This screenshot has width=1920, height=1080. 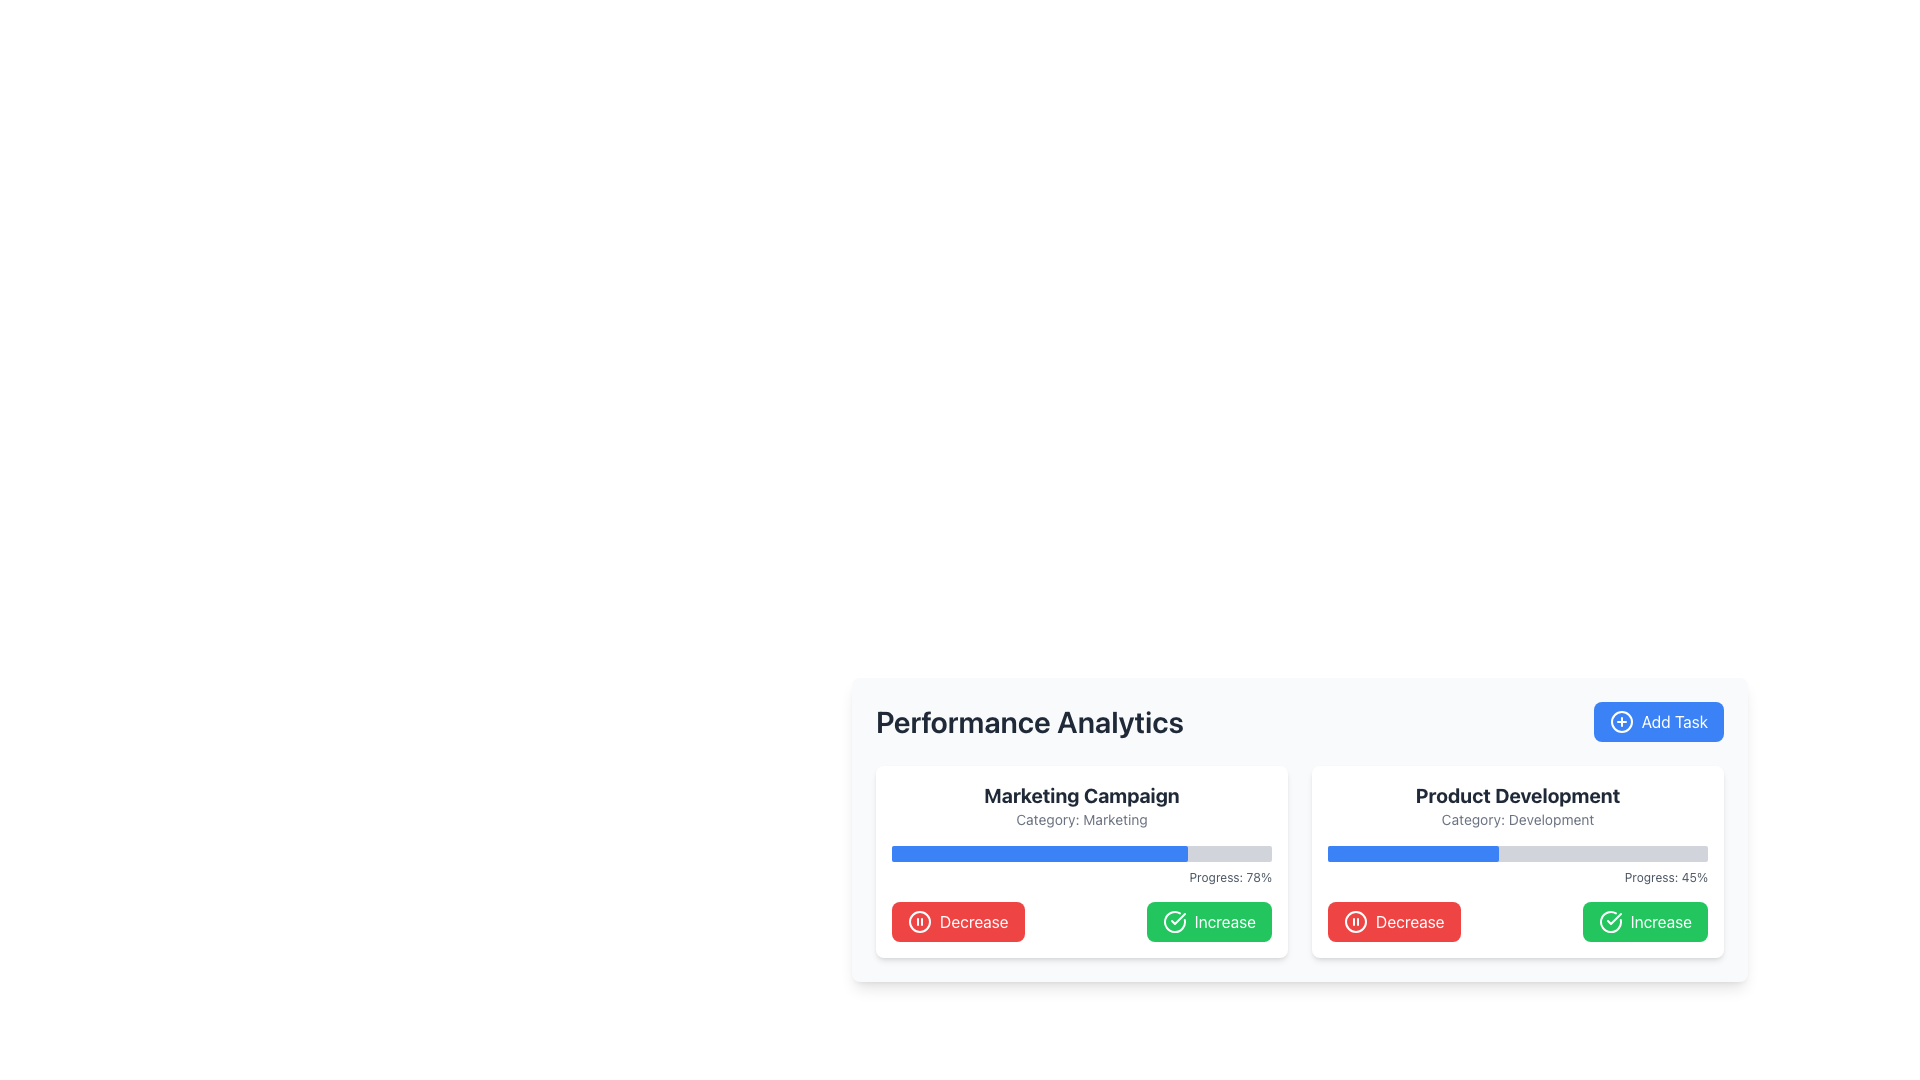 What do you see at coordinates (1412, 853) in the screenshot?
I see `the decorative progress indicator bar representing 45% completion for the 'Product Development' task` at bounding box center [1412, 853].